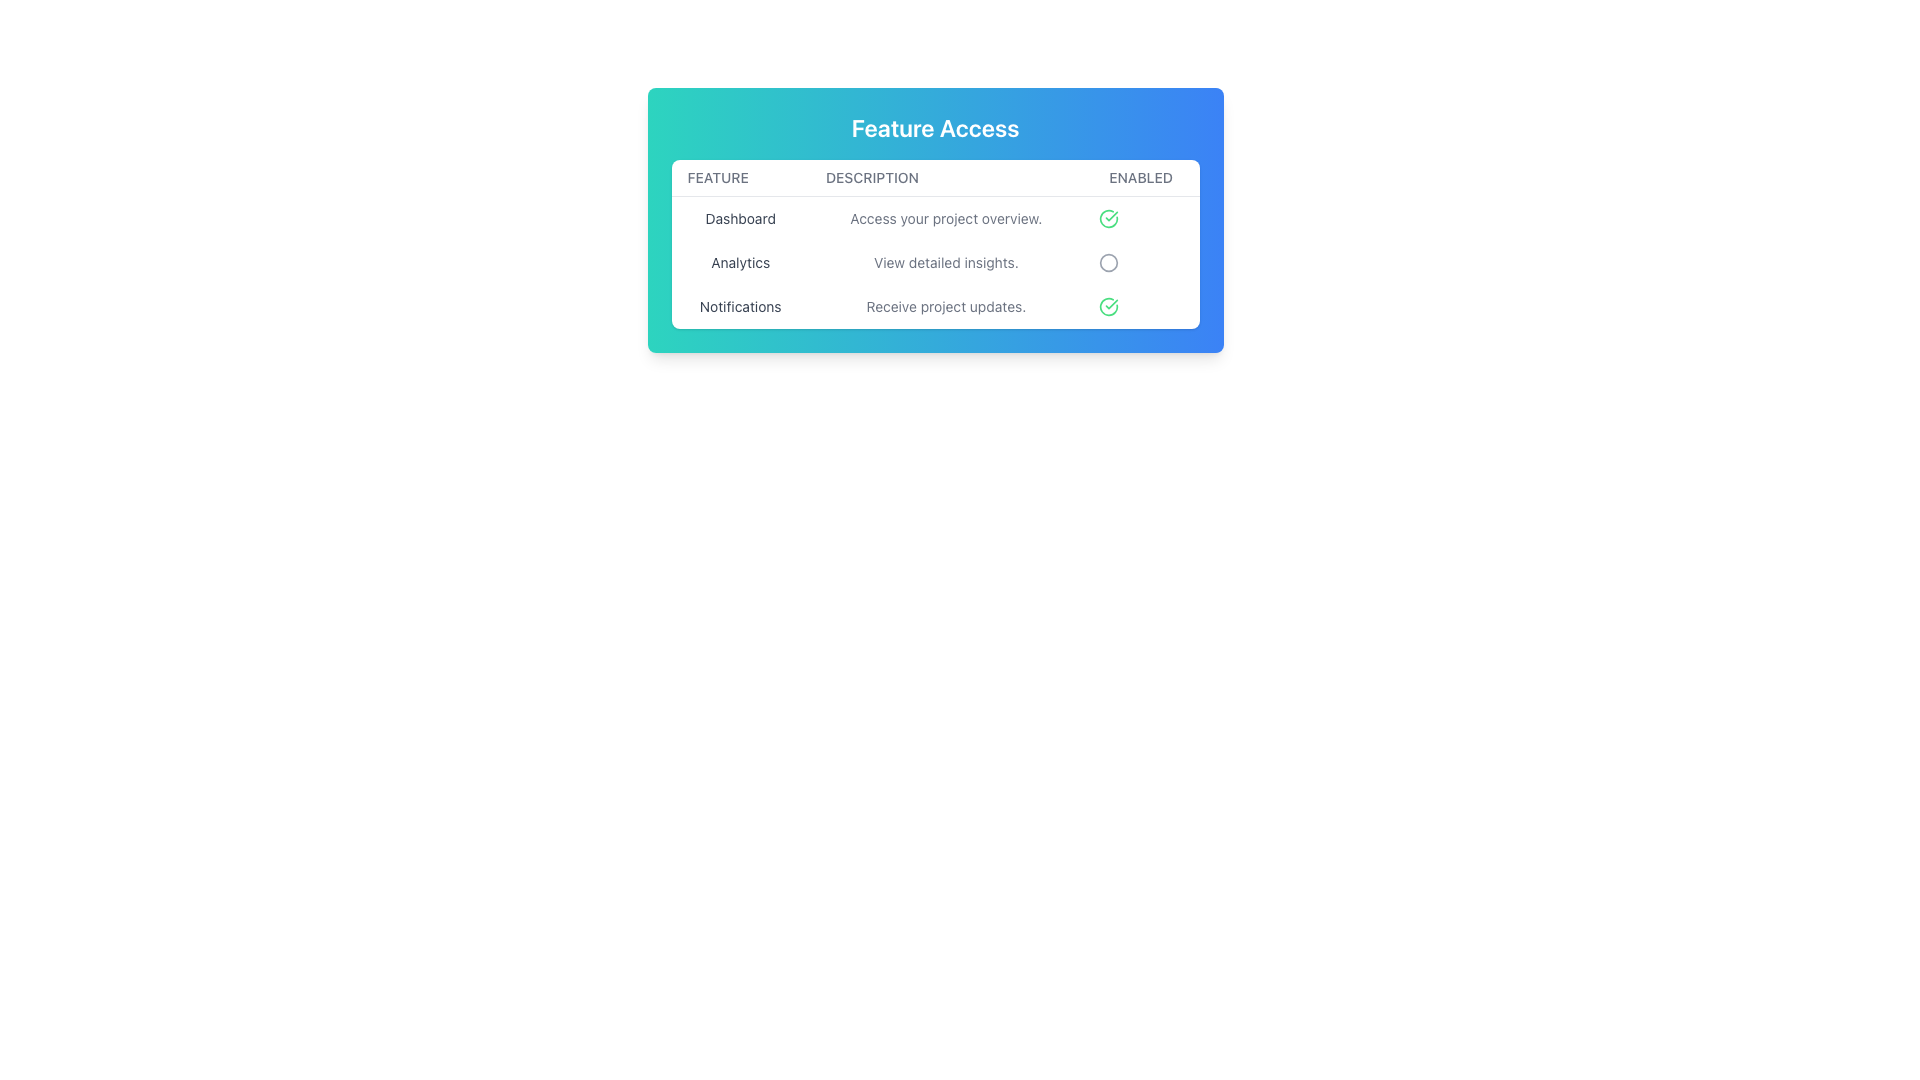  What do you see at coordinates (945, 261) in the screenshot?
I see `the text label 'View detailed insights.' located in the second row and second column of the table under the 'Description' column corresponding to the 'Analytics' row` at bounding box center [945, 261].